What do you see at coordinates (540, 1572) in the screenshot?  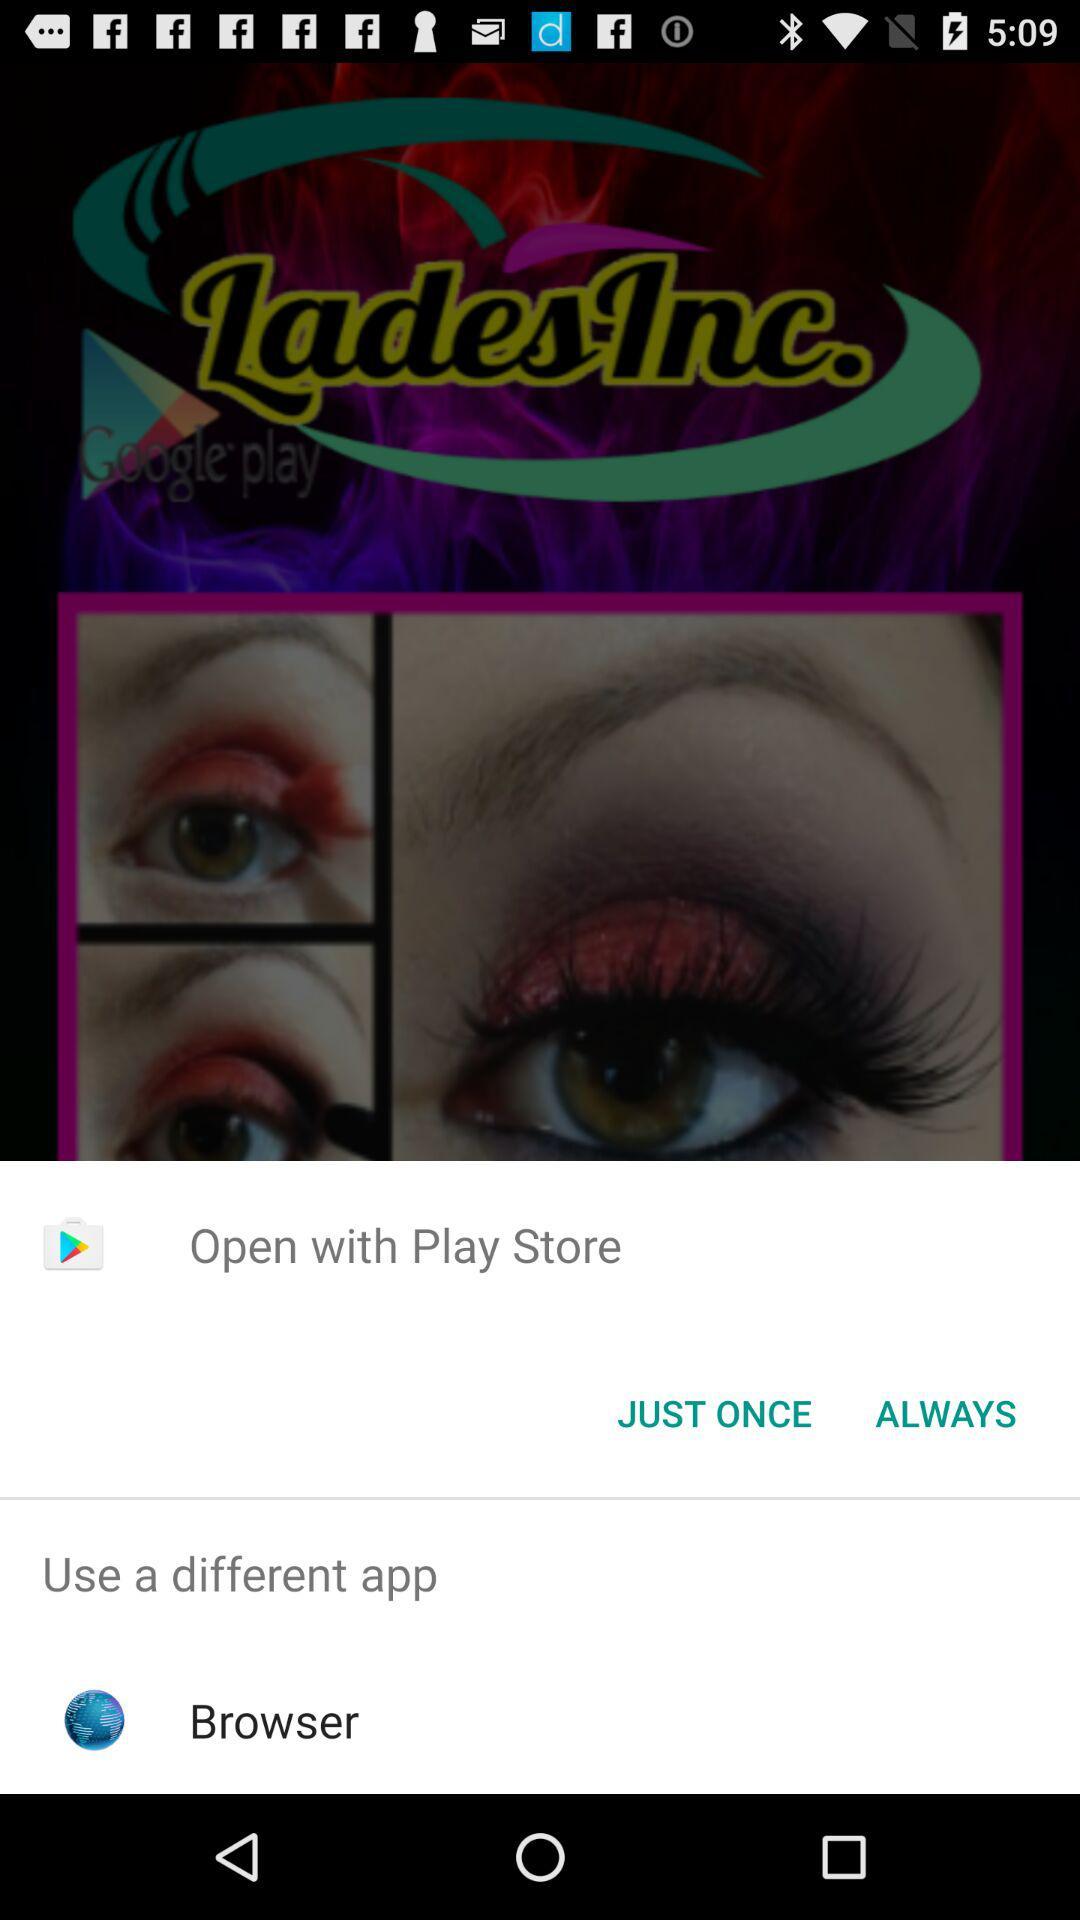 I see `use a different item` at bounding box center [540, 1572].